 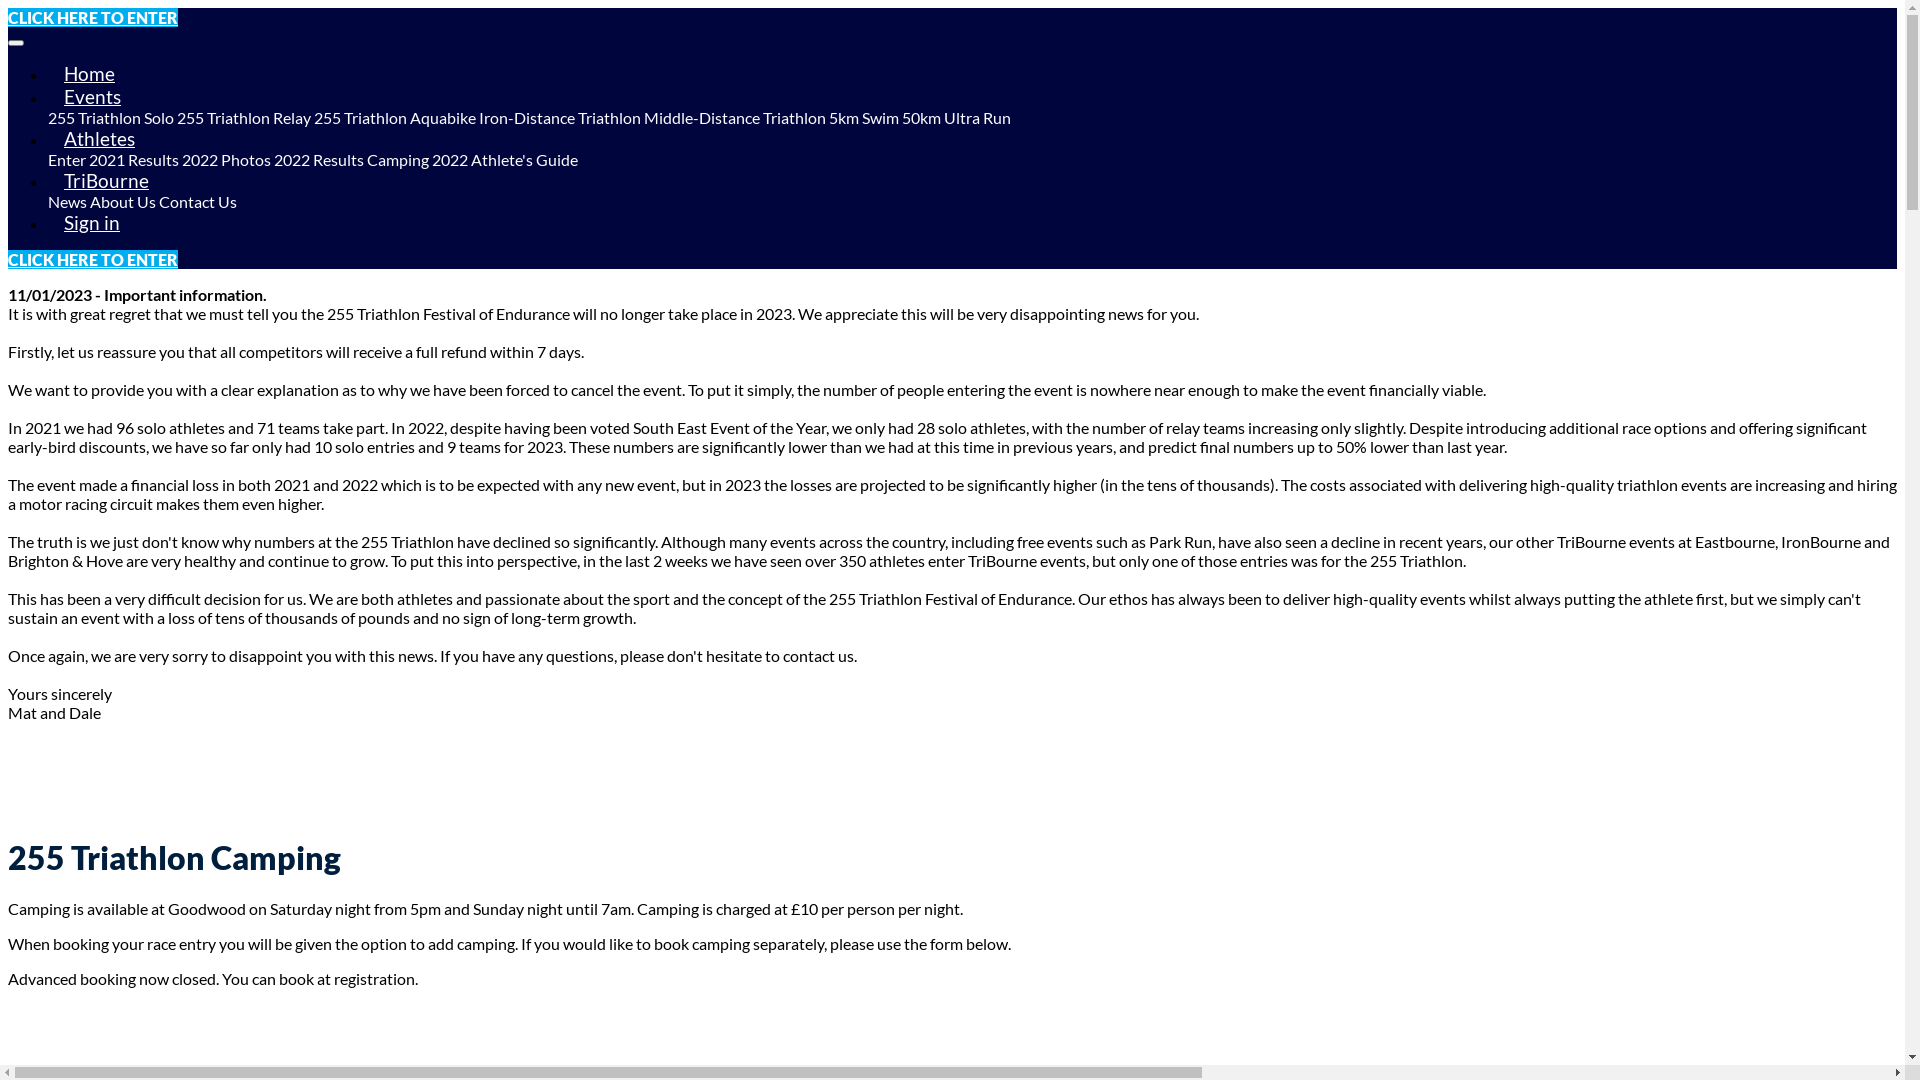 I want to click on 'About Us', so click(x=89, y=201).